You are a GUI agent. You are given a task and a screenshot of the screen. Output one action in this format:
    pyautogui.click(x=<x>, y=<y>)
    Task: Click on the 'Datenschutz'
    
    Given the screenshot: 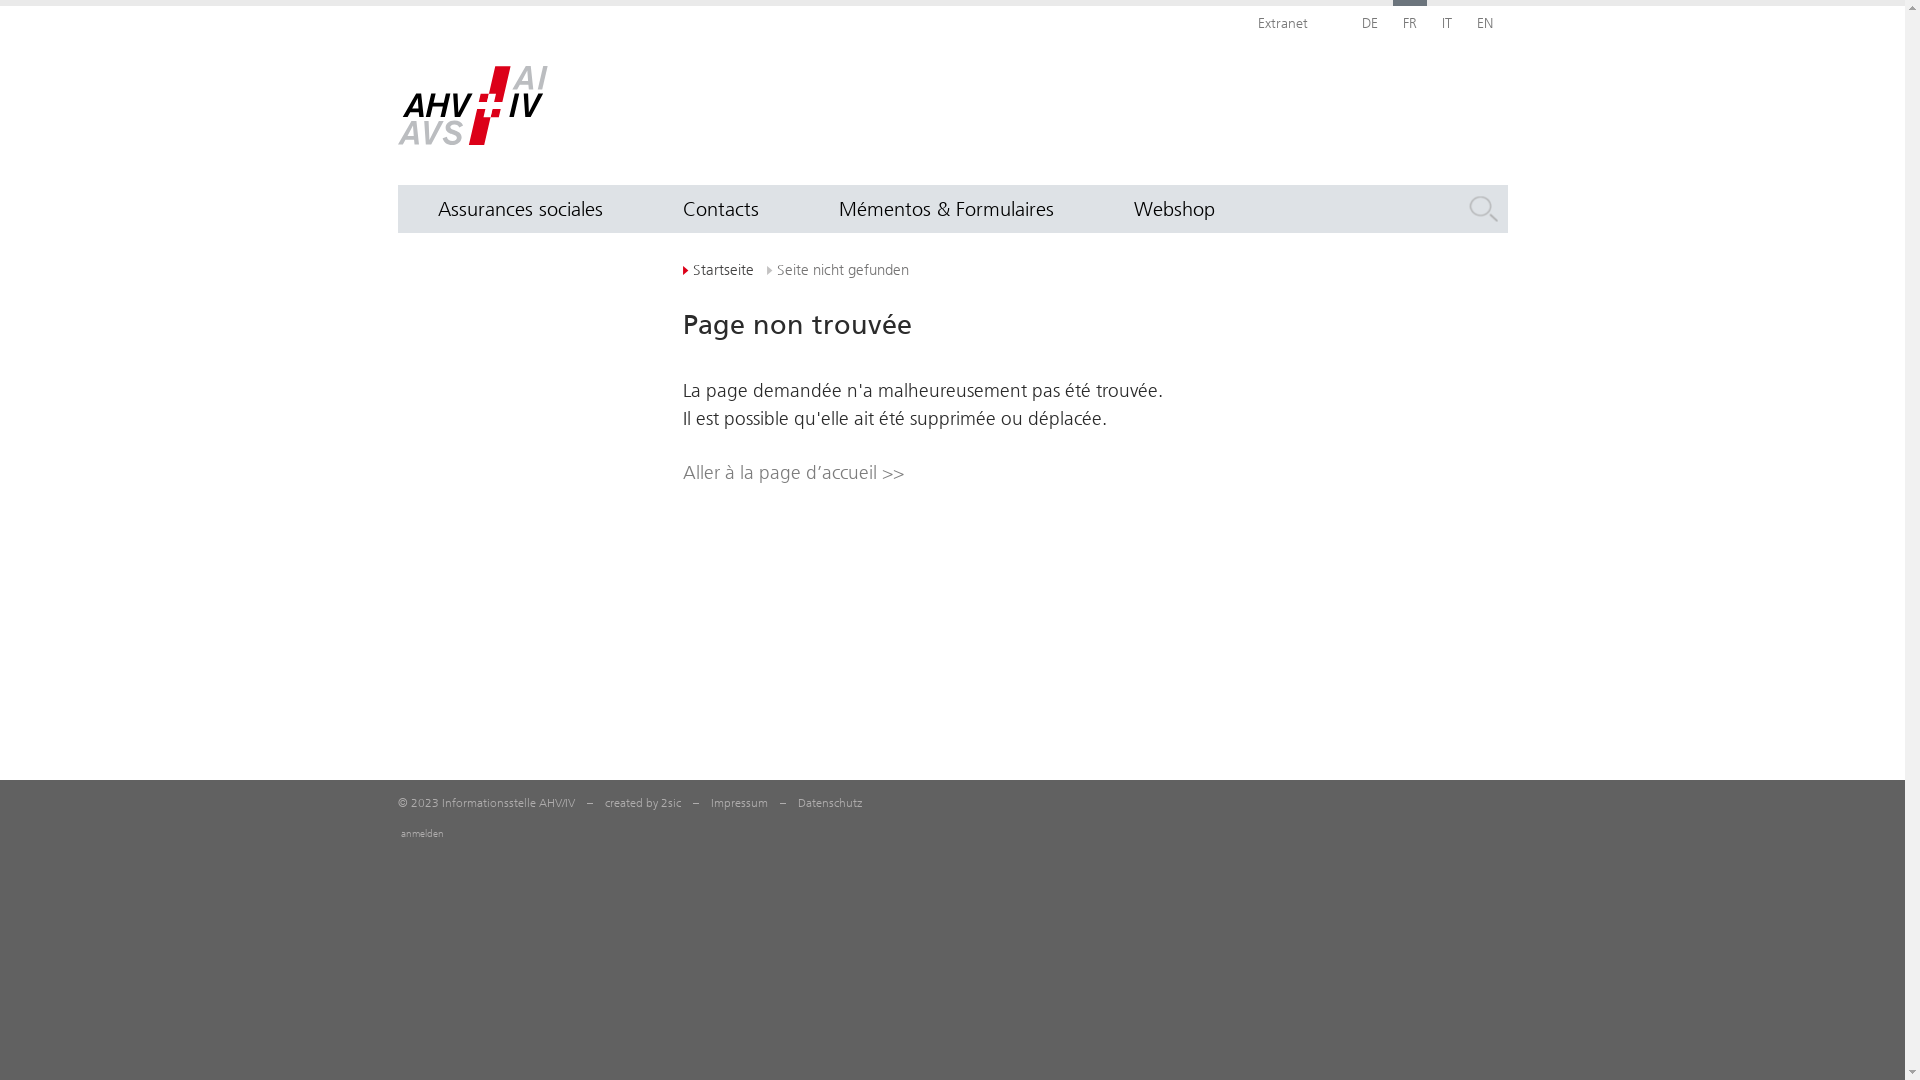 What is the action you would take?
    pyautogui.click(x=830, y=801)
    